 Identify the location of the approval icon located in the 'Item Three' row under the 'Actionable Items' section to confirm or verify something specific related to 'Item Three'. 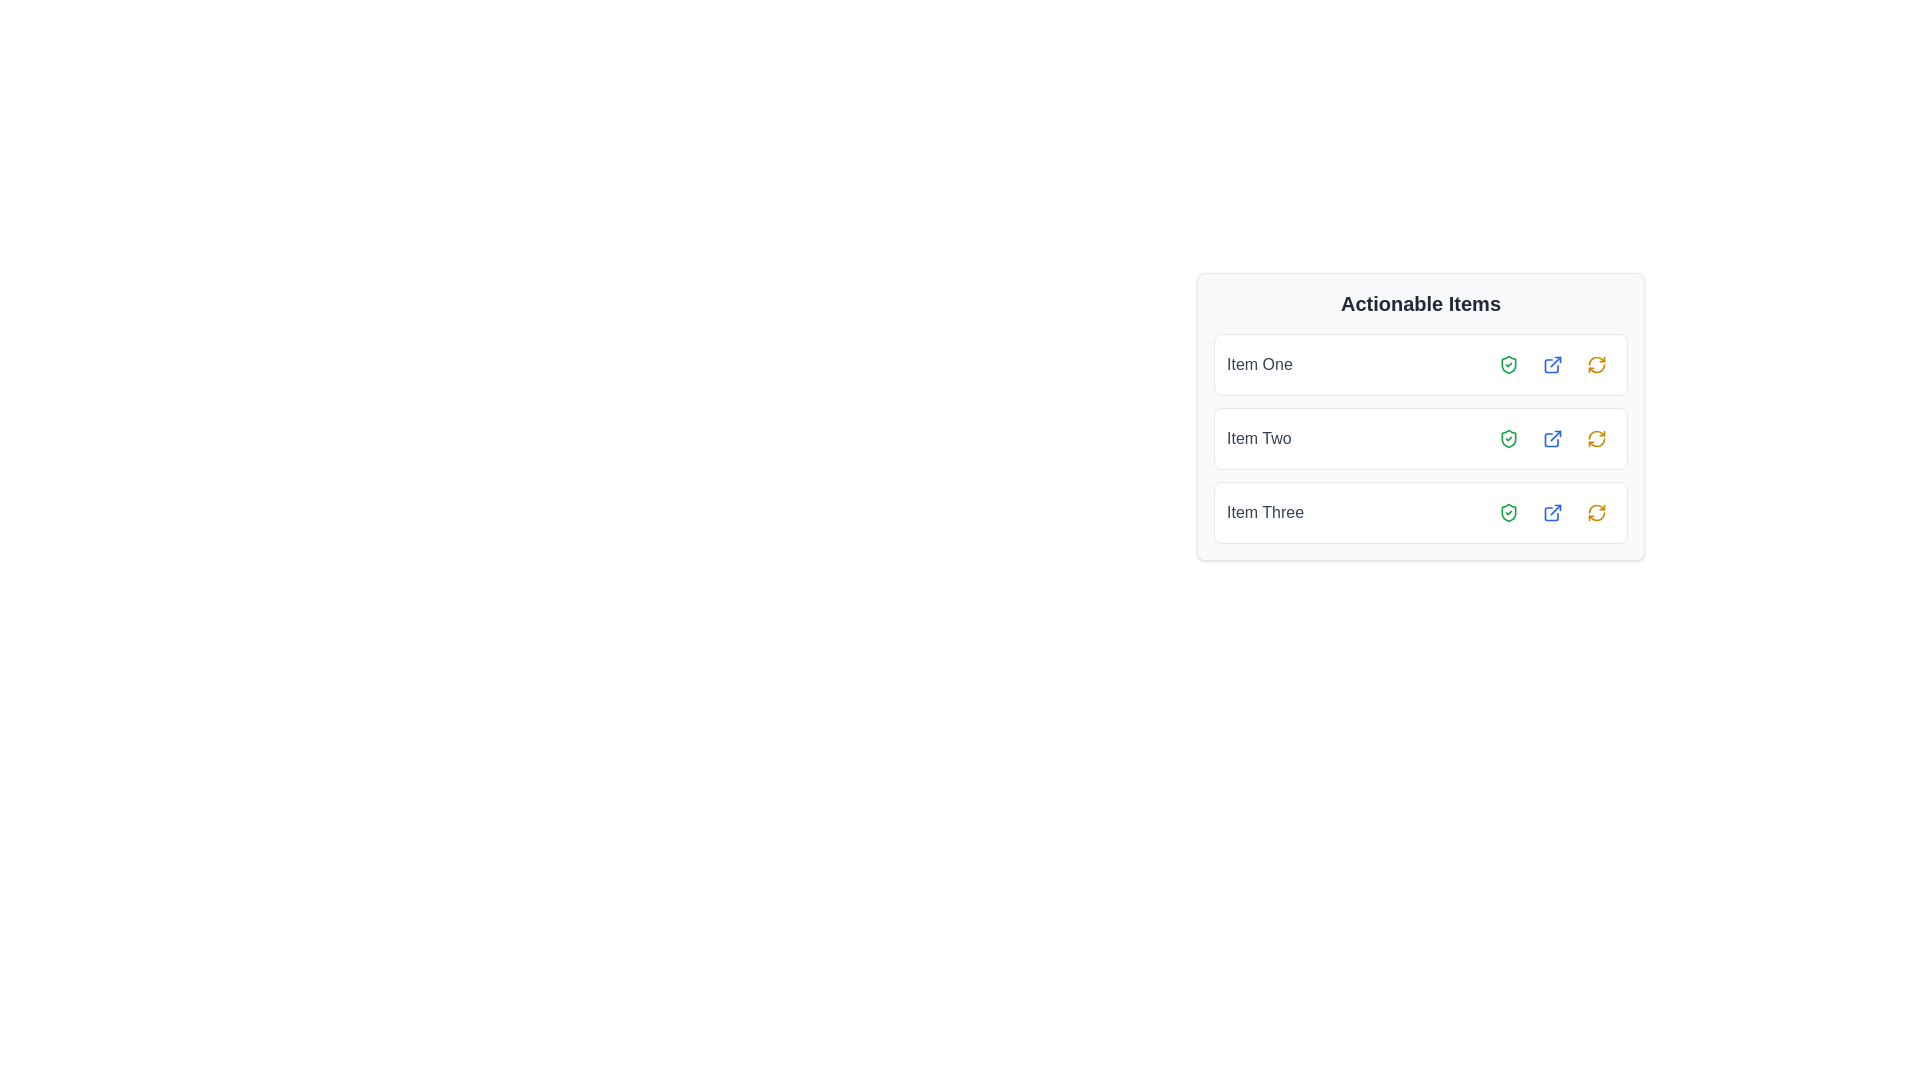
(1508, 512).